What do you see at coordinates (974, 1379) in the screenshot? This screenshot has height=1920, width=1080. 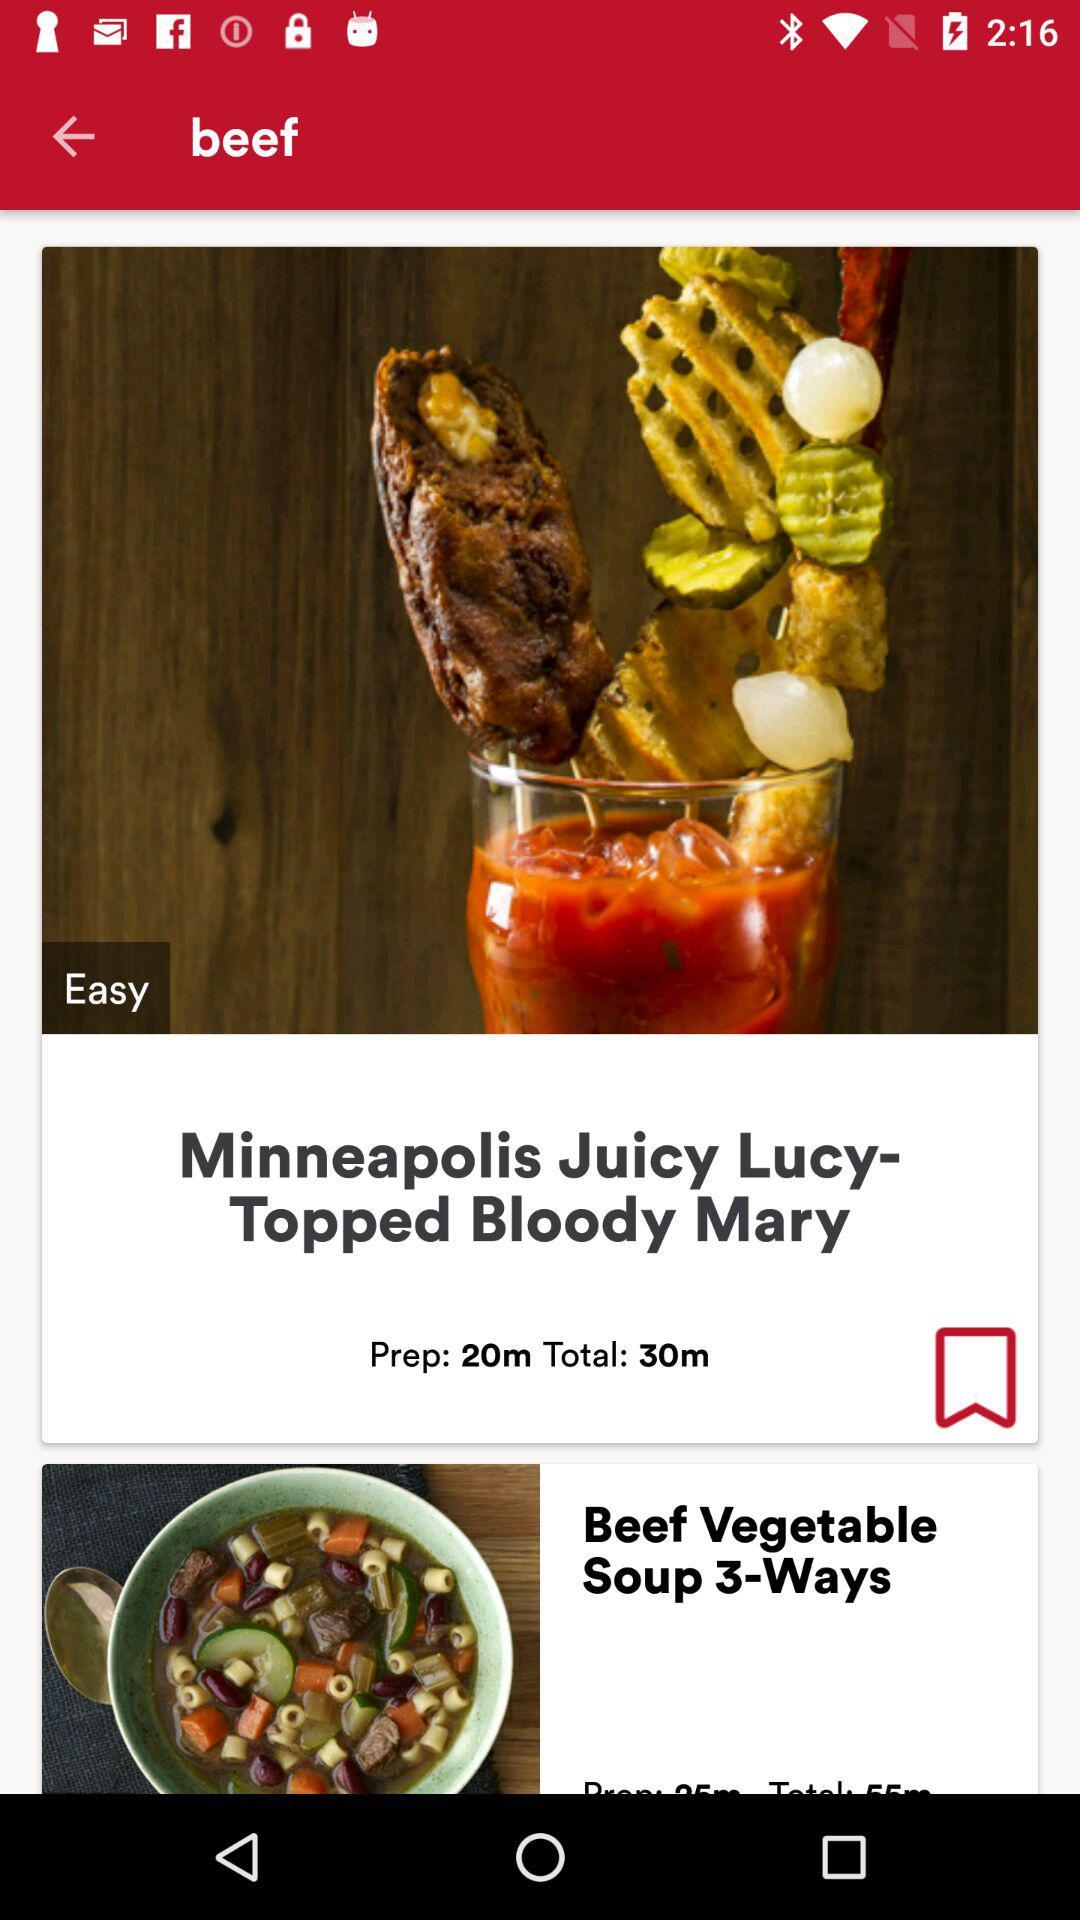 I see `icon below the minneapolis juicy lucy item` at bounding box center [974, 1379].